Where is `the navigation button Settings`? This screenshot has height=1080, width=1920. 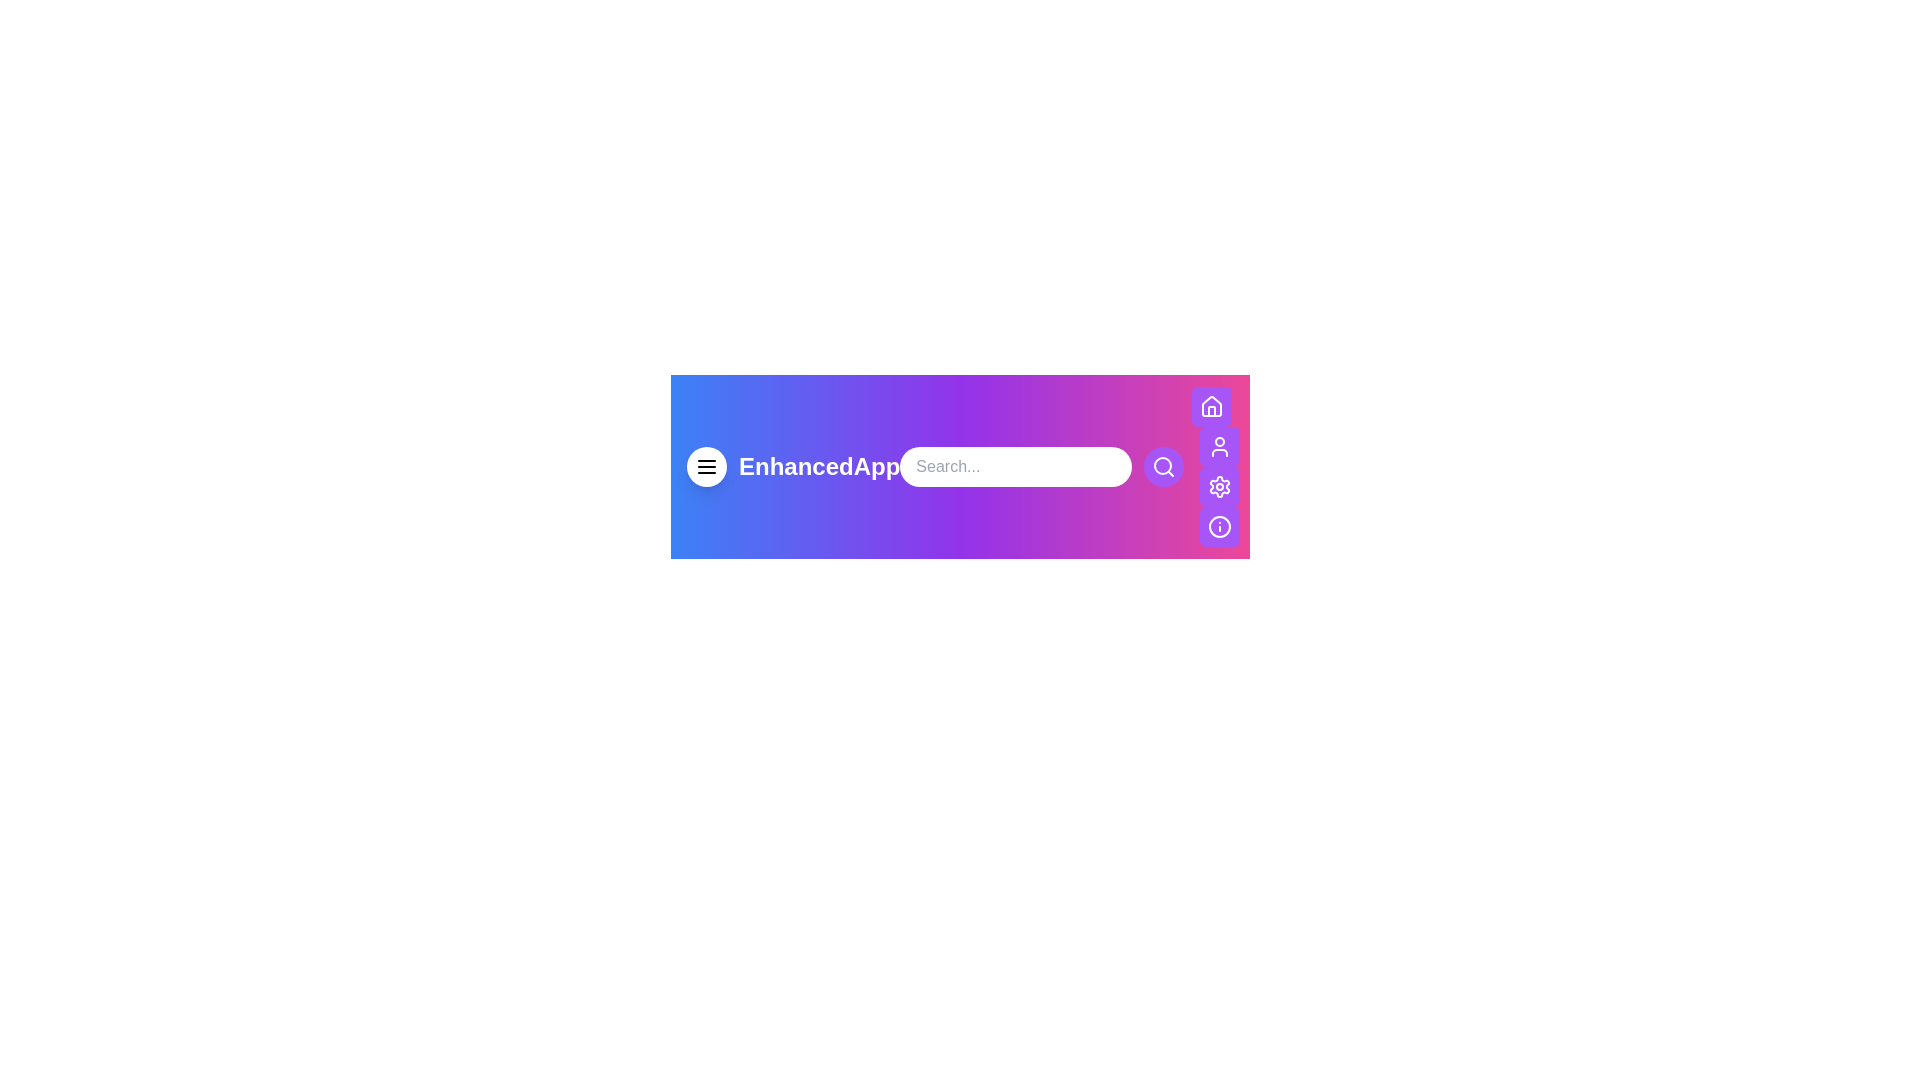
the navigation button Settings is located at coordinates (1219, 486).